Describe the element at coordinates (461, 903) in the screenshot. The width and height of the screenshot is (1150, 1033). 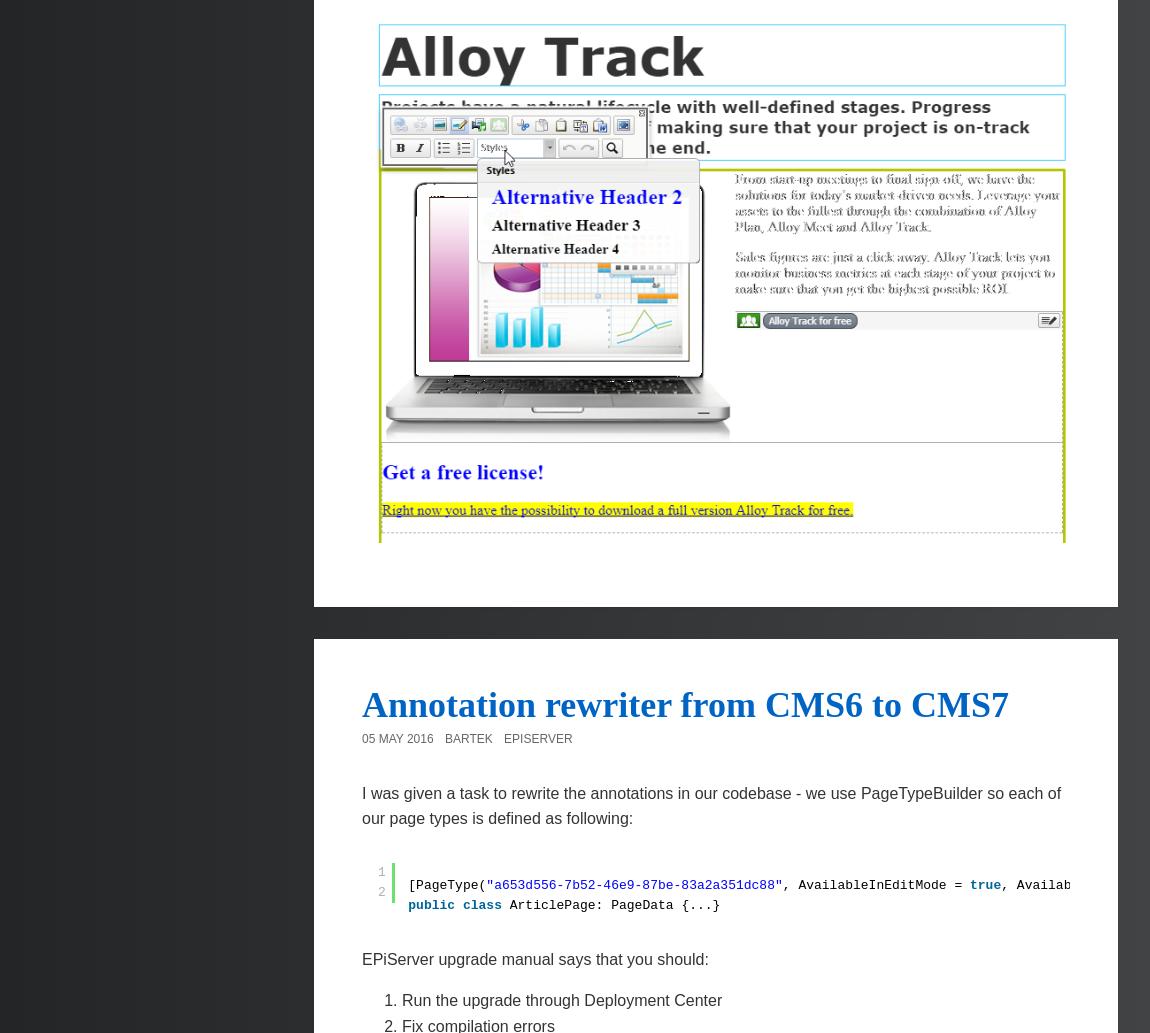
I see `'class'` at that location.